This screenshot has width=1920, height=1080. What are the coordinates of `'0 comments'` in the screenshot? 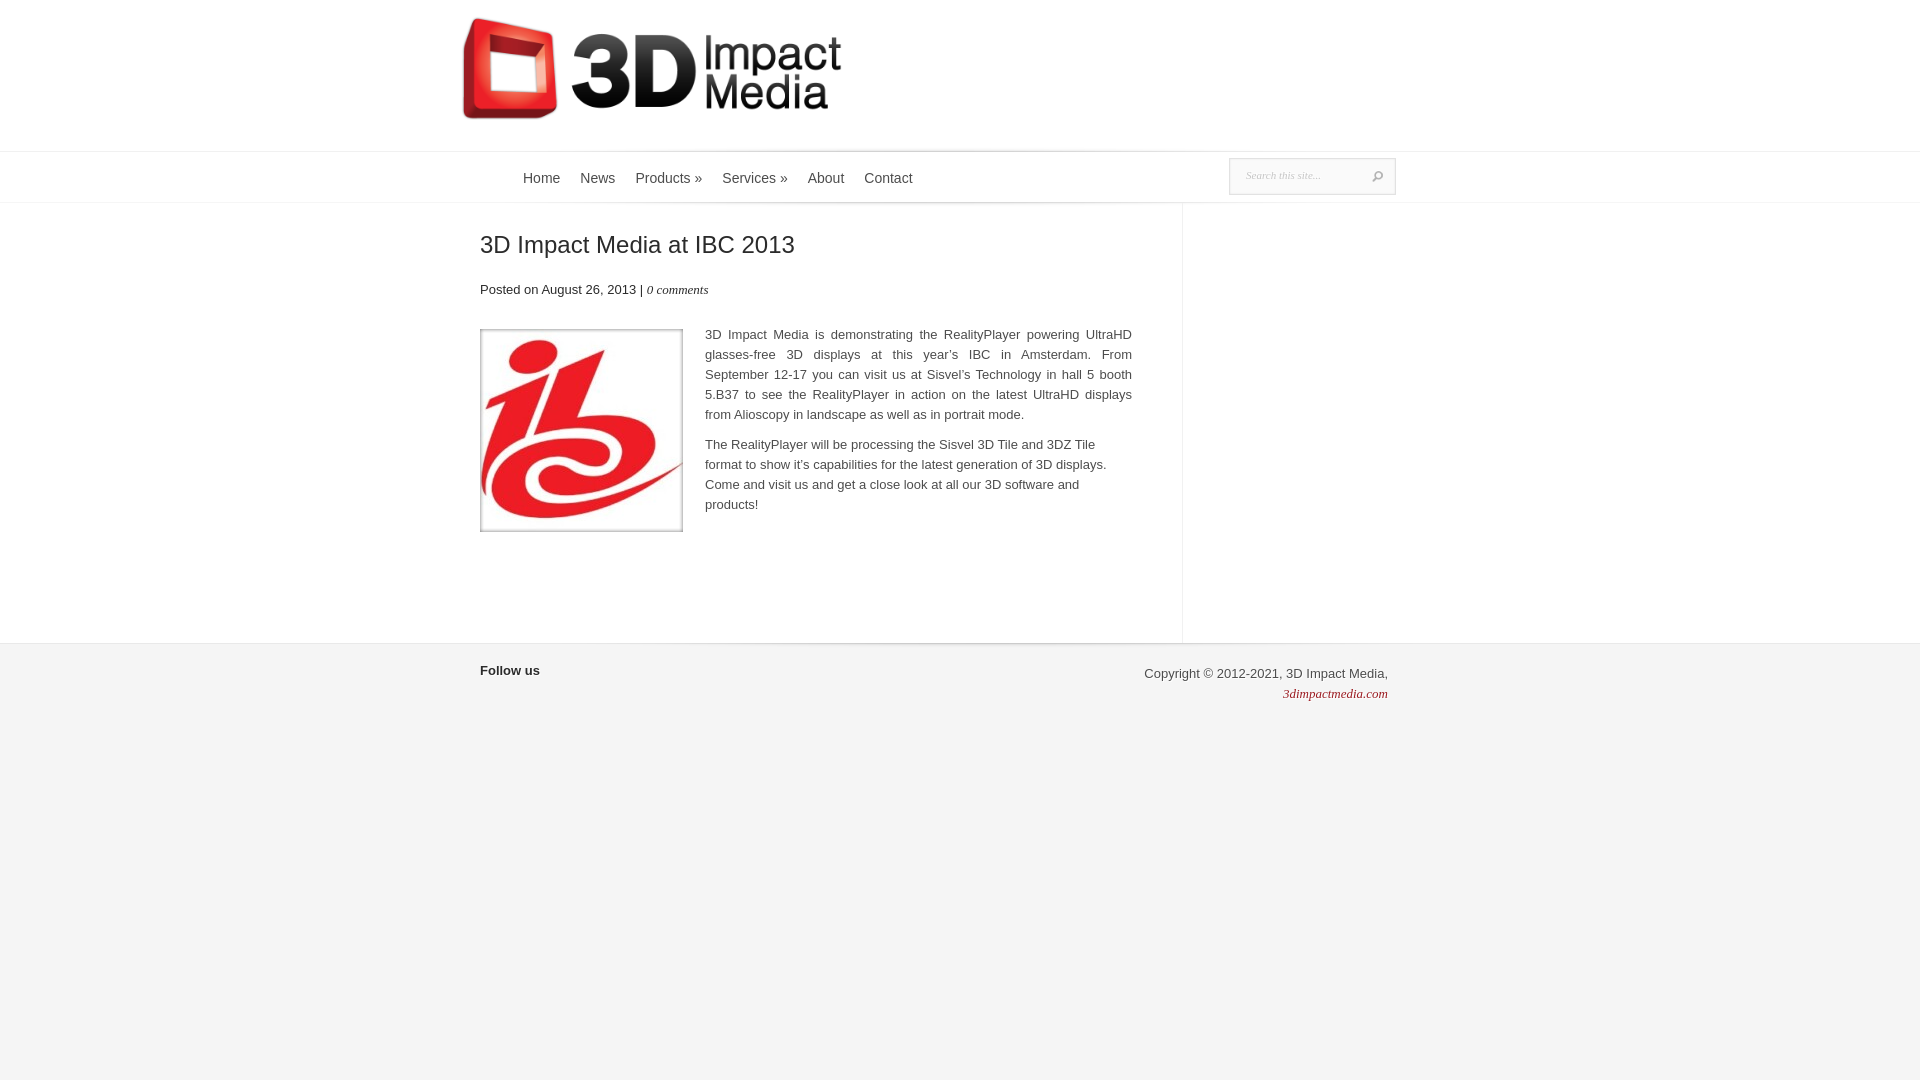 It's located at (677, 289).